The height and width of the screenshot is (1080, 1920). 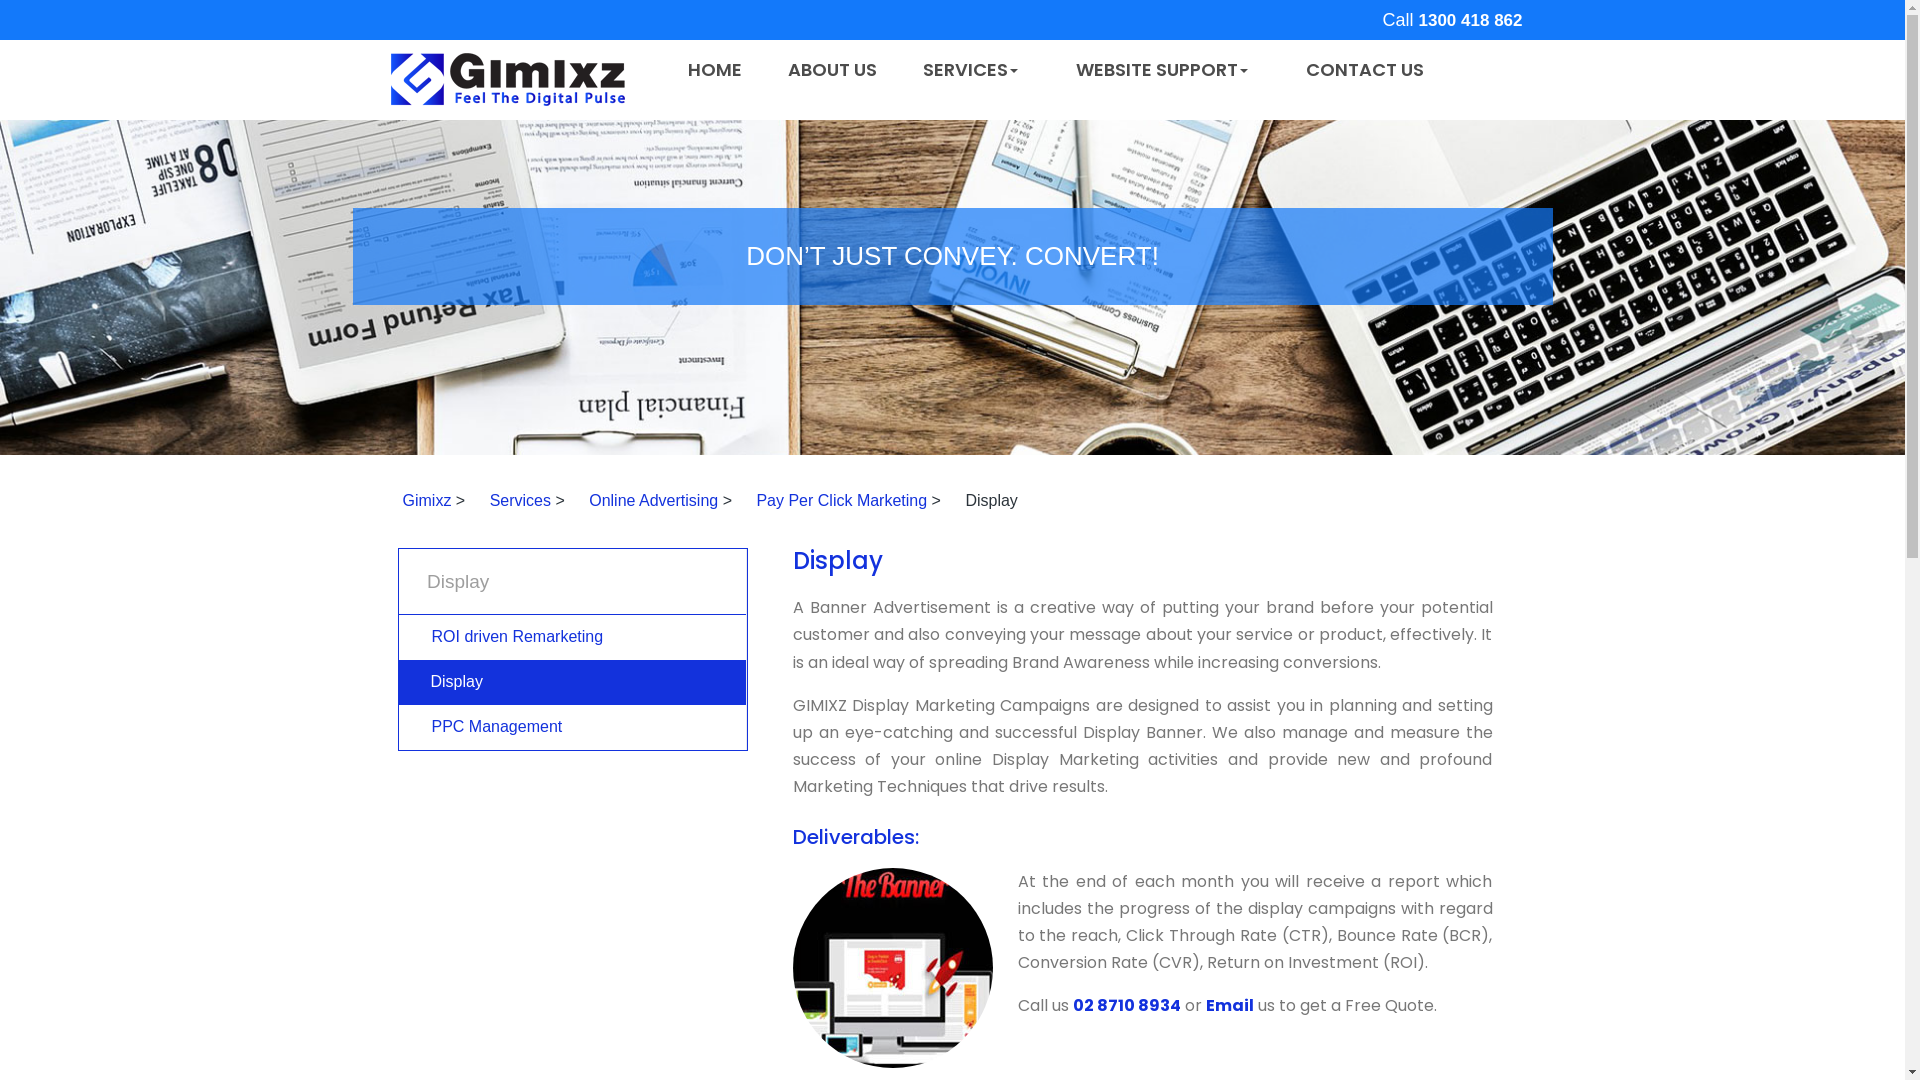 I want to click on 'WEBSITE SUPPORT', so click(x=1167, y=69).